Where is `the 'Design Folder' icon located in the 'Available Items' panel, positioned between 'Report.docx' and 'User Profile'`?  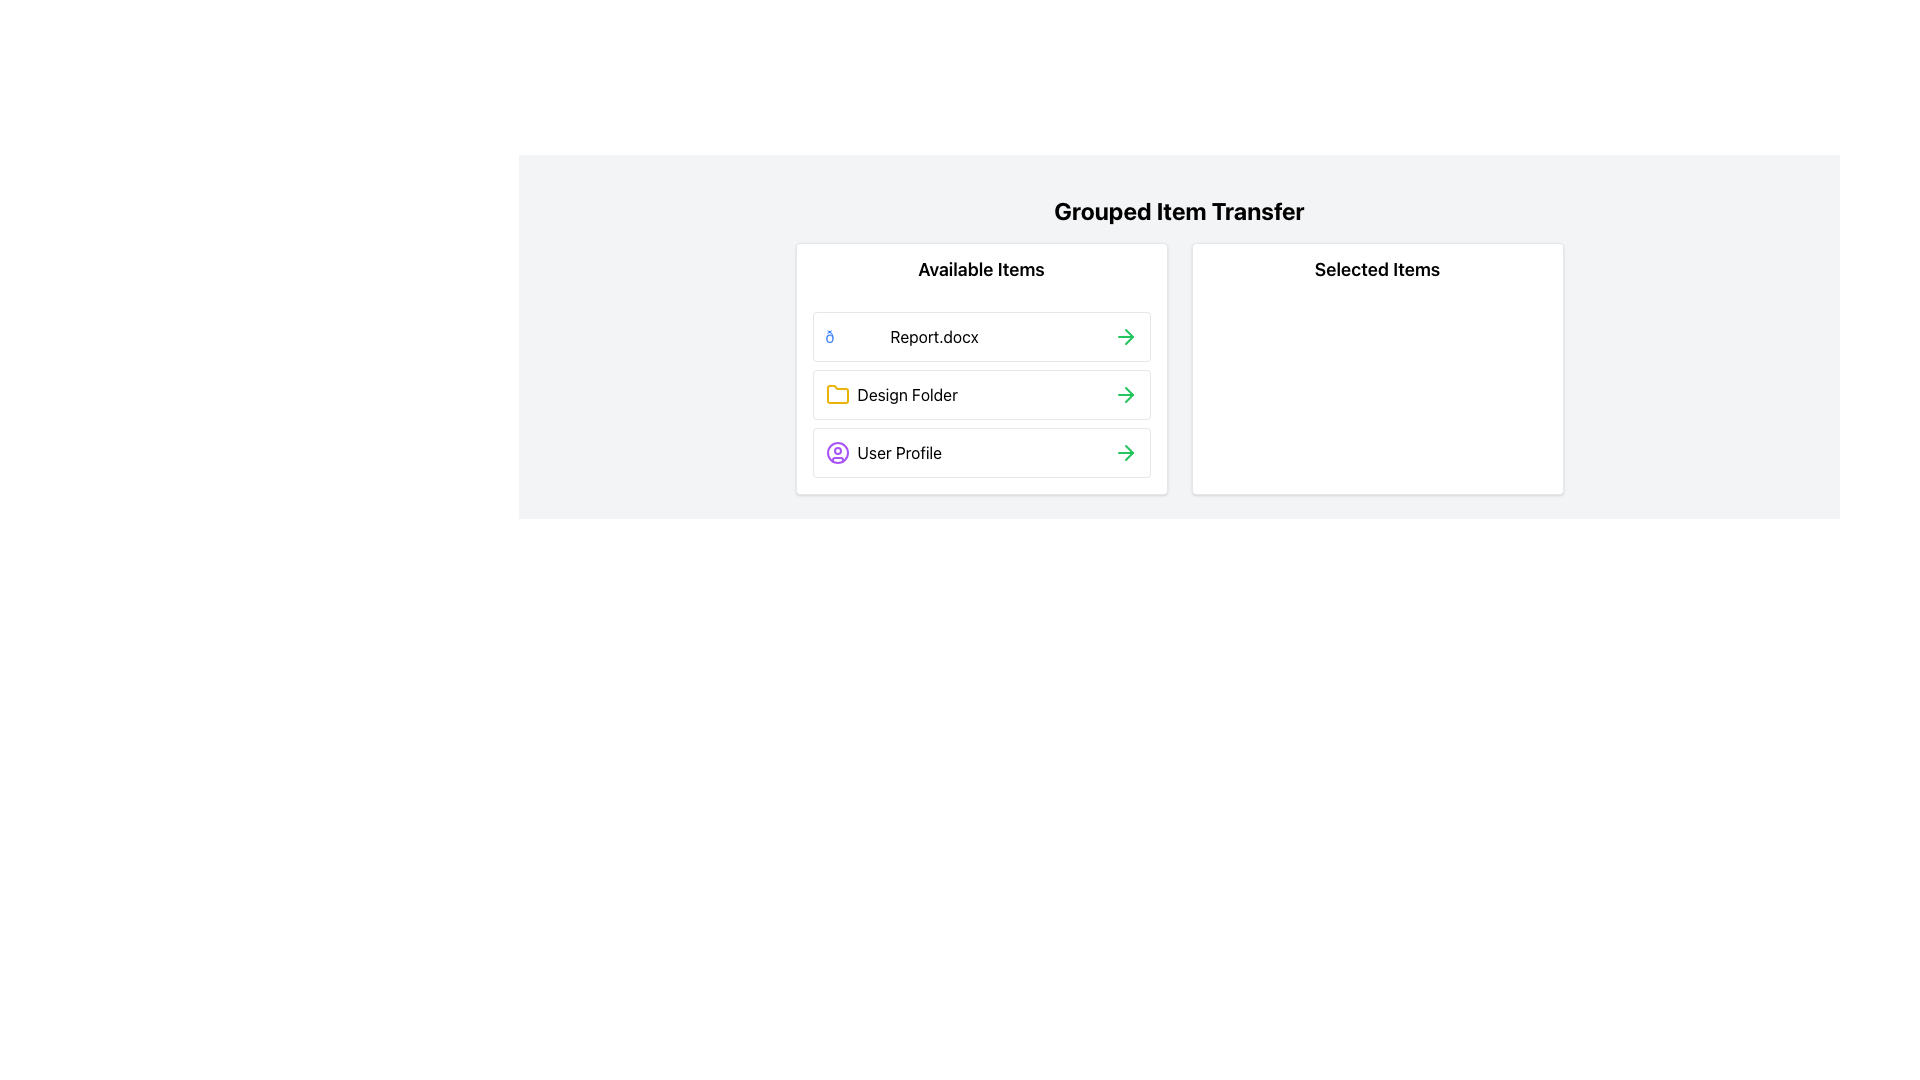 the 'Design Folder' icon located in the 'Available Items' panel, positioned between 'Report.docx' and 'User Profile' is located at coordinates (837, 394).